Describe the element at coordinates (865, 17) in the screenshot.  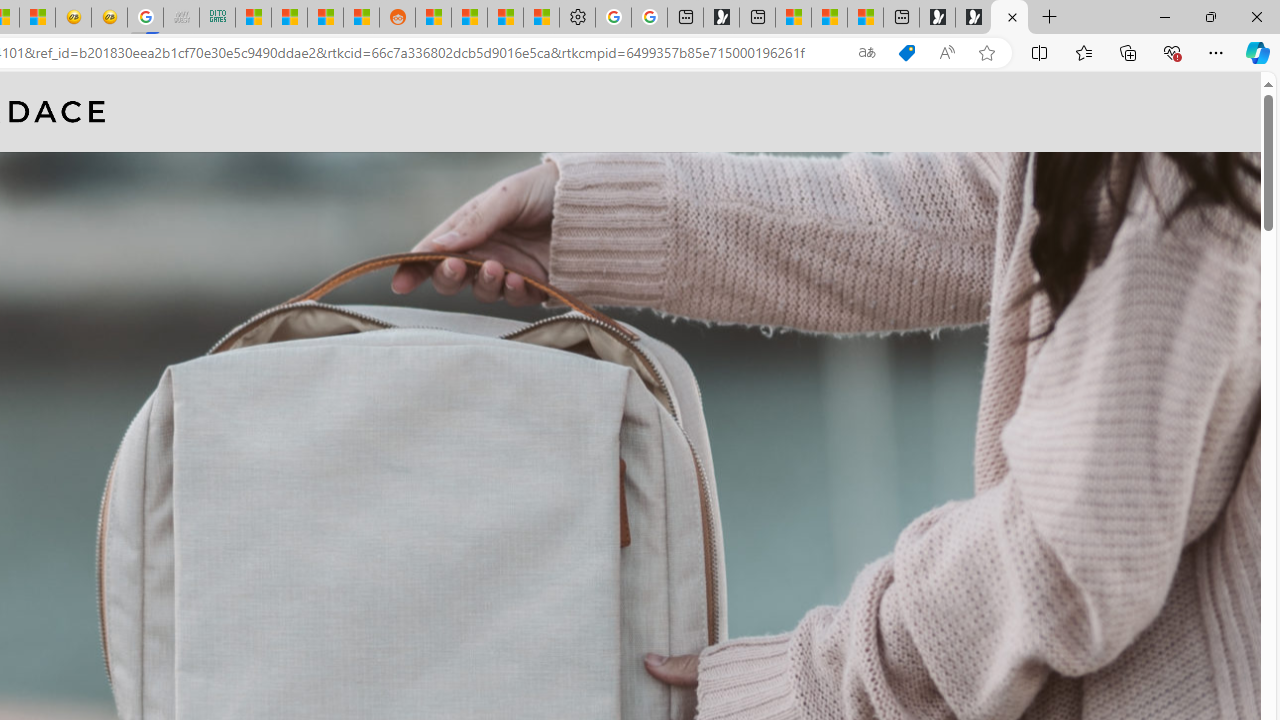
I see `'These 3 Stocks Pay You More Than 5% to Own Them'` at that location.